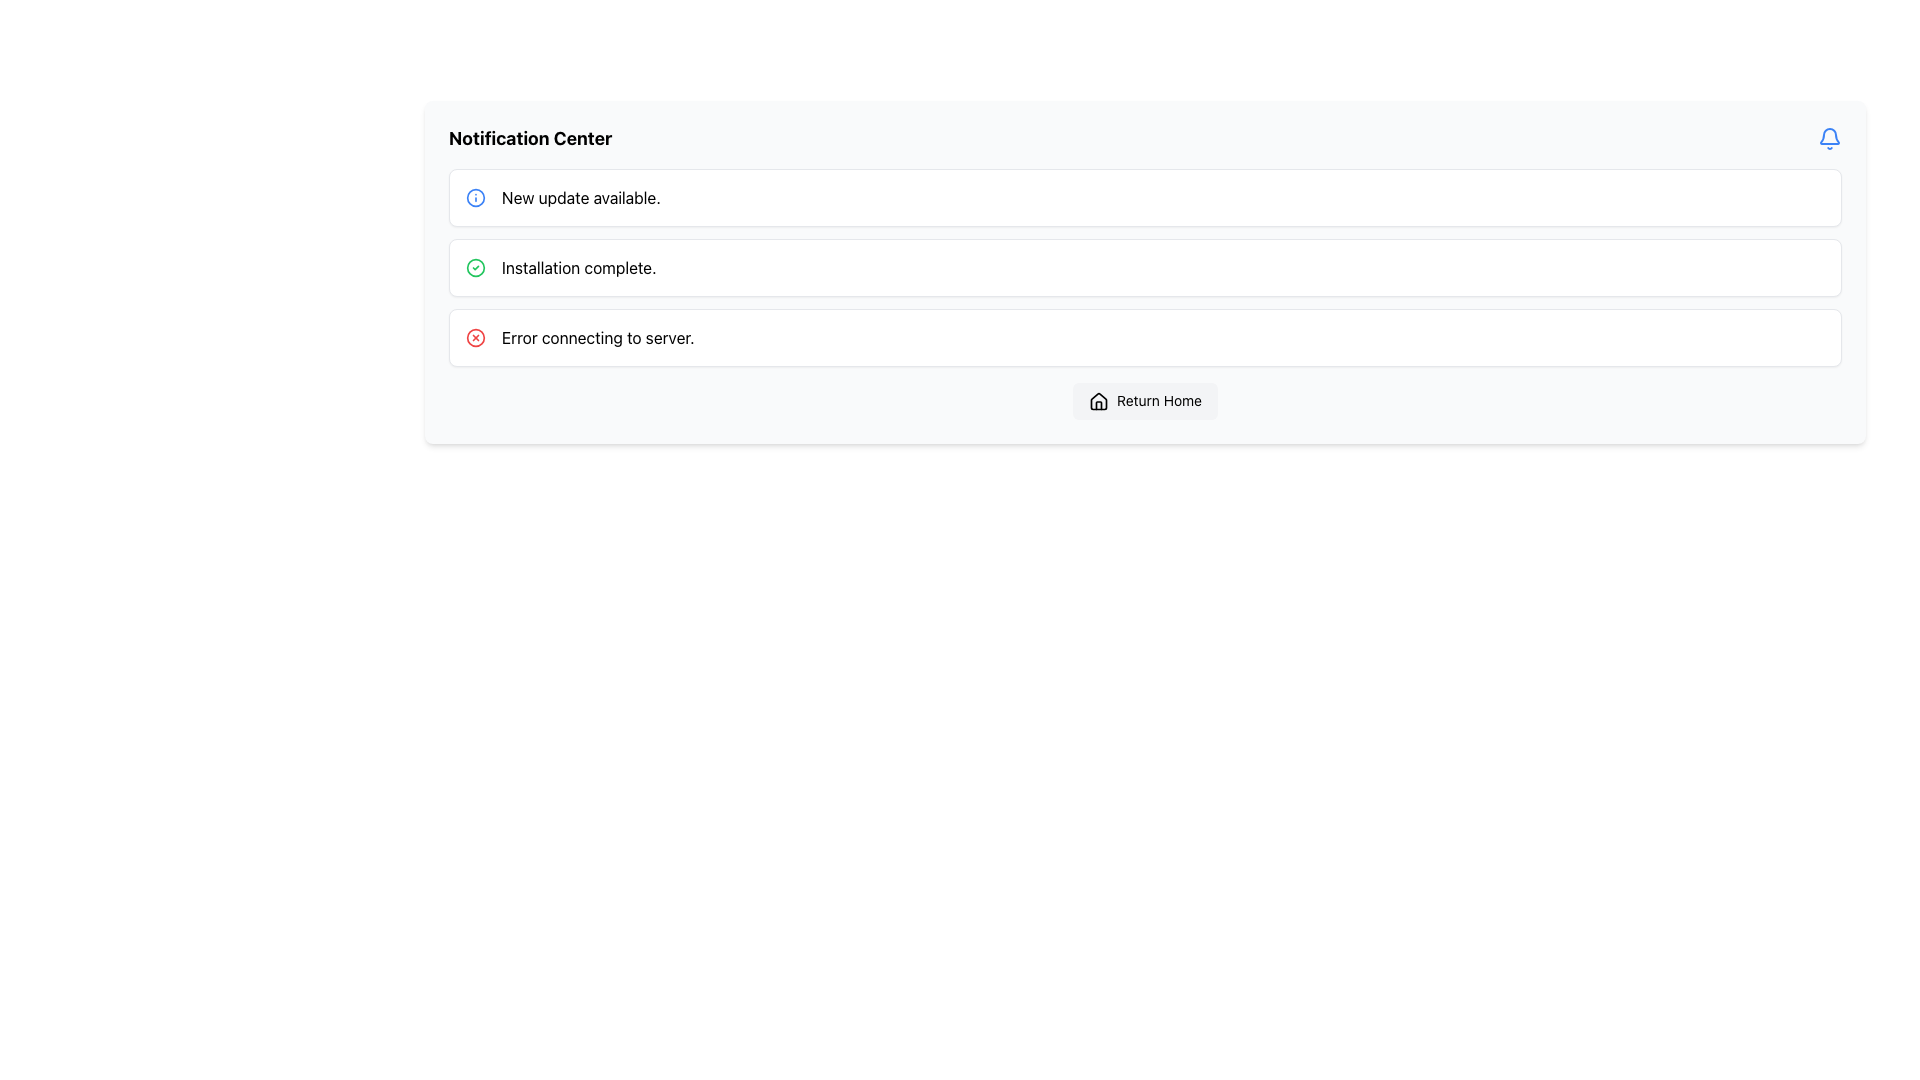 This screenshot has height=1080, width=1920. What do you see at coordinates (474, 337) in the screenshot?
I see `the error icon (circle with cross) located in the third notification card, to the far left of the text 'Error connecting to server.'` at bounding box center [474, 337].